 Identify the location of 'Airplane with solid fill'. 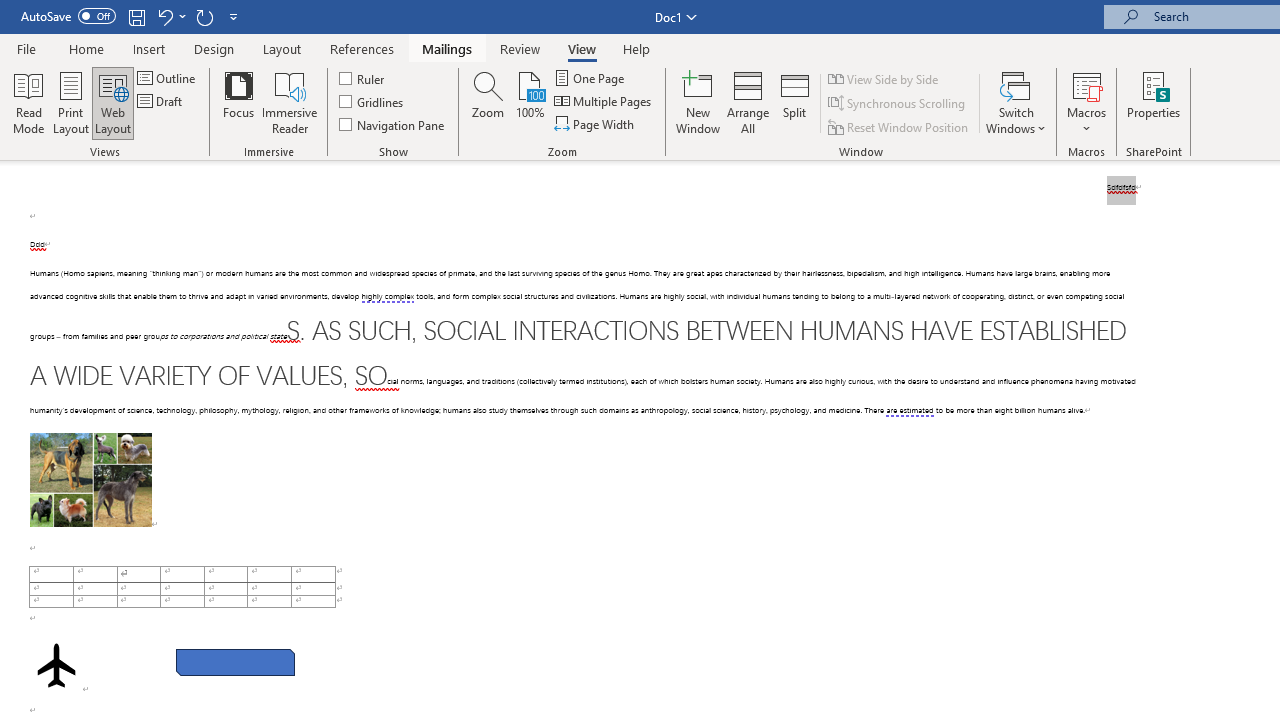
(56, 665).